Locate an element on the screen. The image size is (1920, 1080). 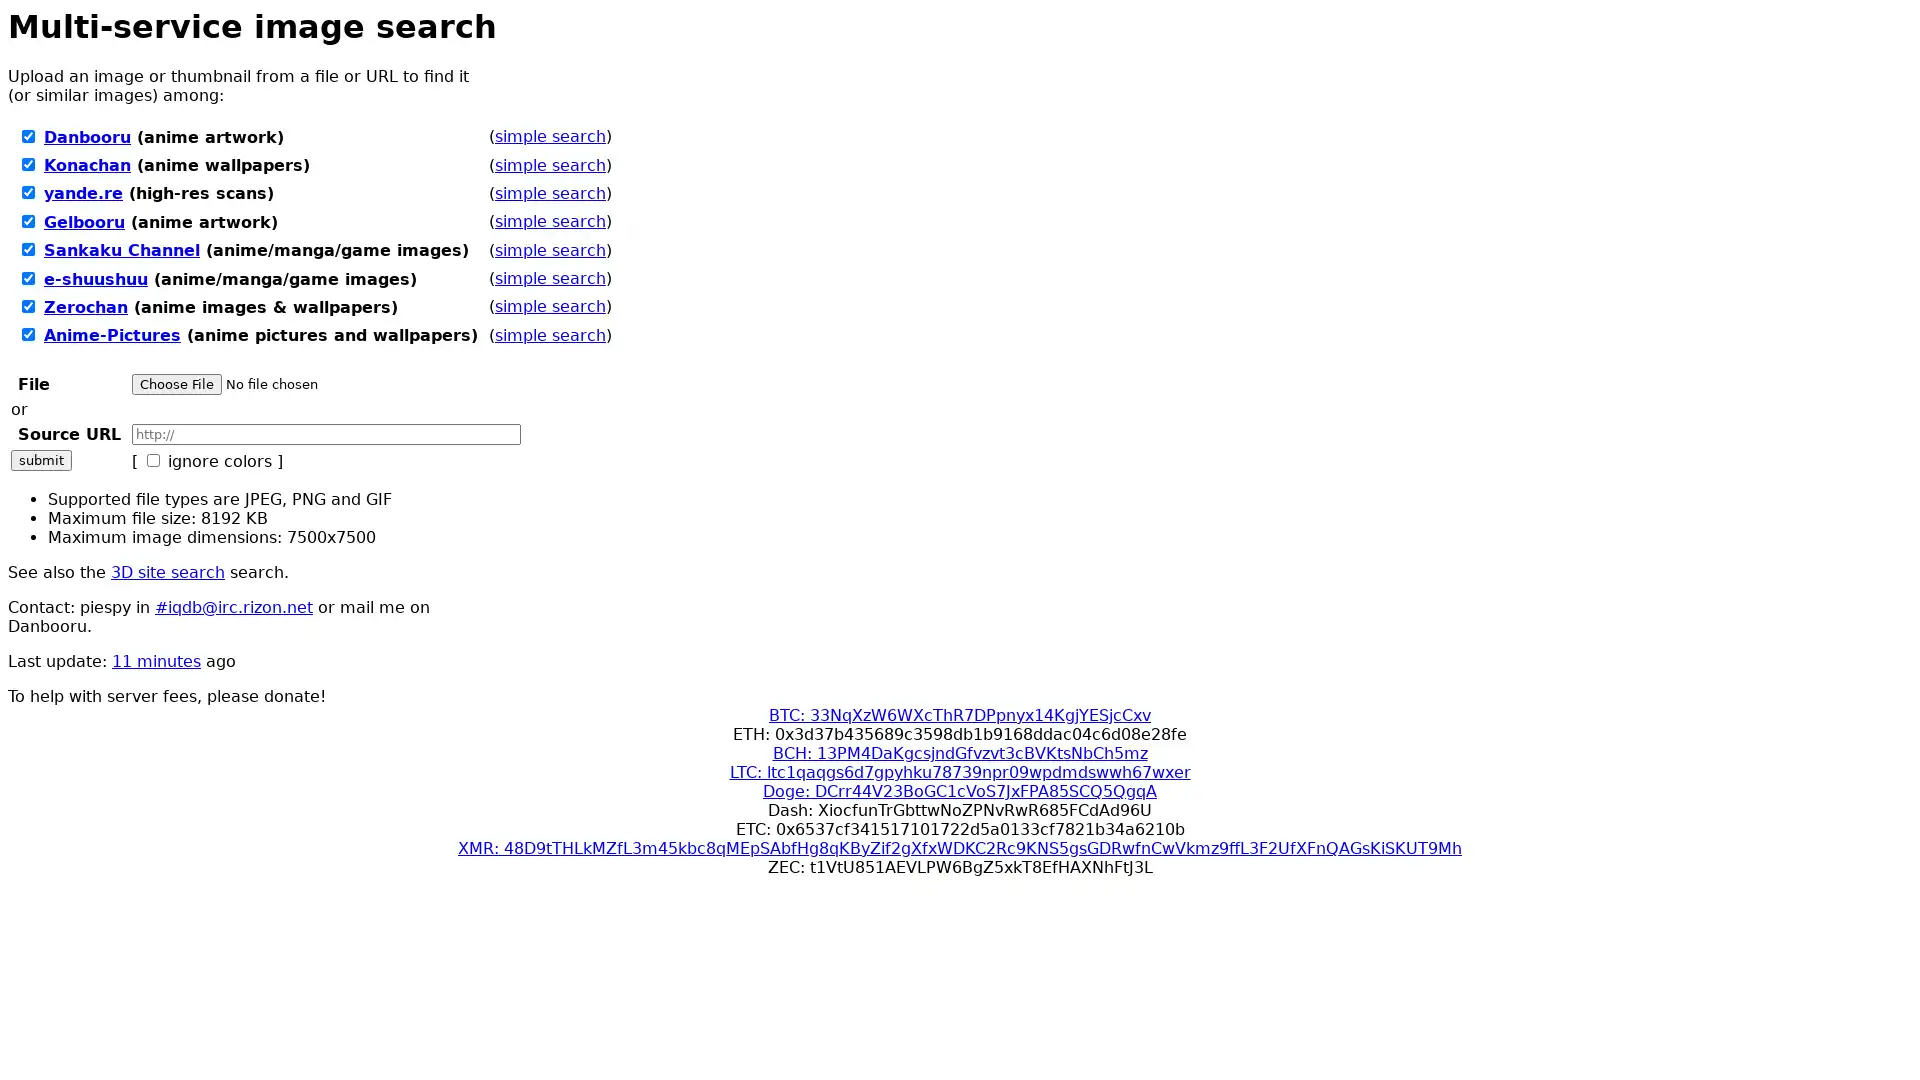
File is located at coordinates (267, 383).